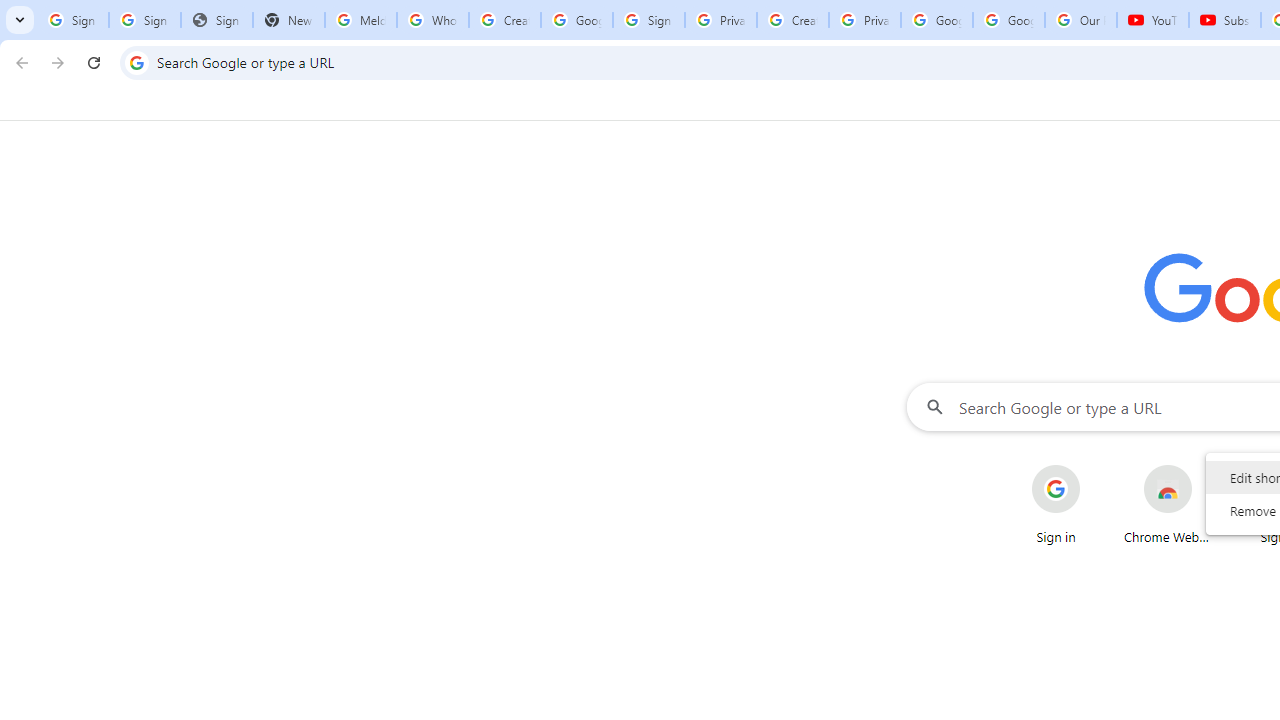 The width and height of the screenshot is (1280, 720). I want to click on 'Who is my administrator? - Google Account Help', so click(431, 20).